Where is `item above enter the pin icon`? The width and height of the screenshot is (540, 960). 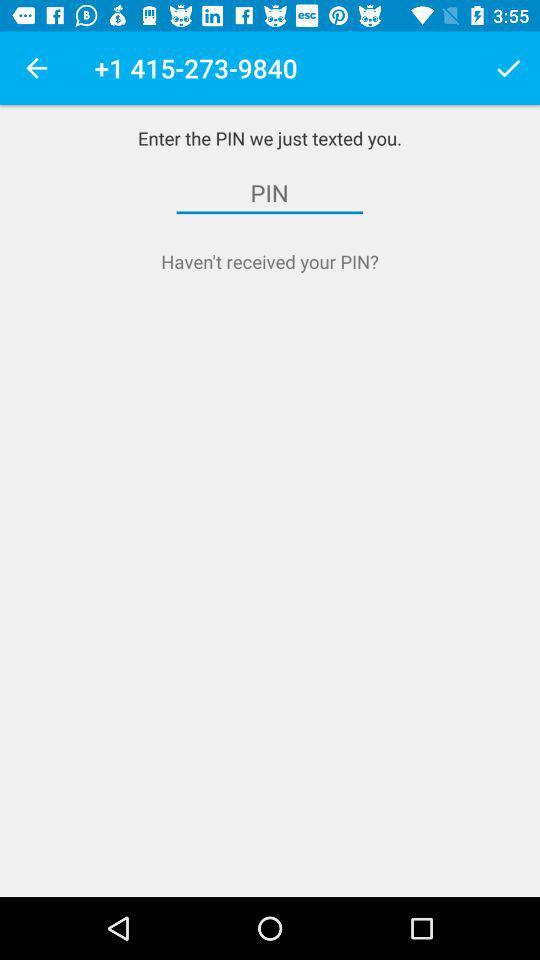 item above enter the pin icon is located at coordinates (36, 68).